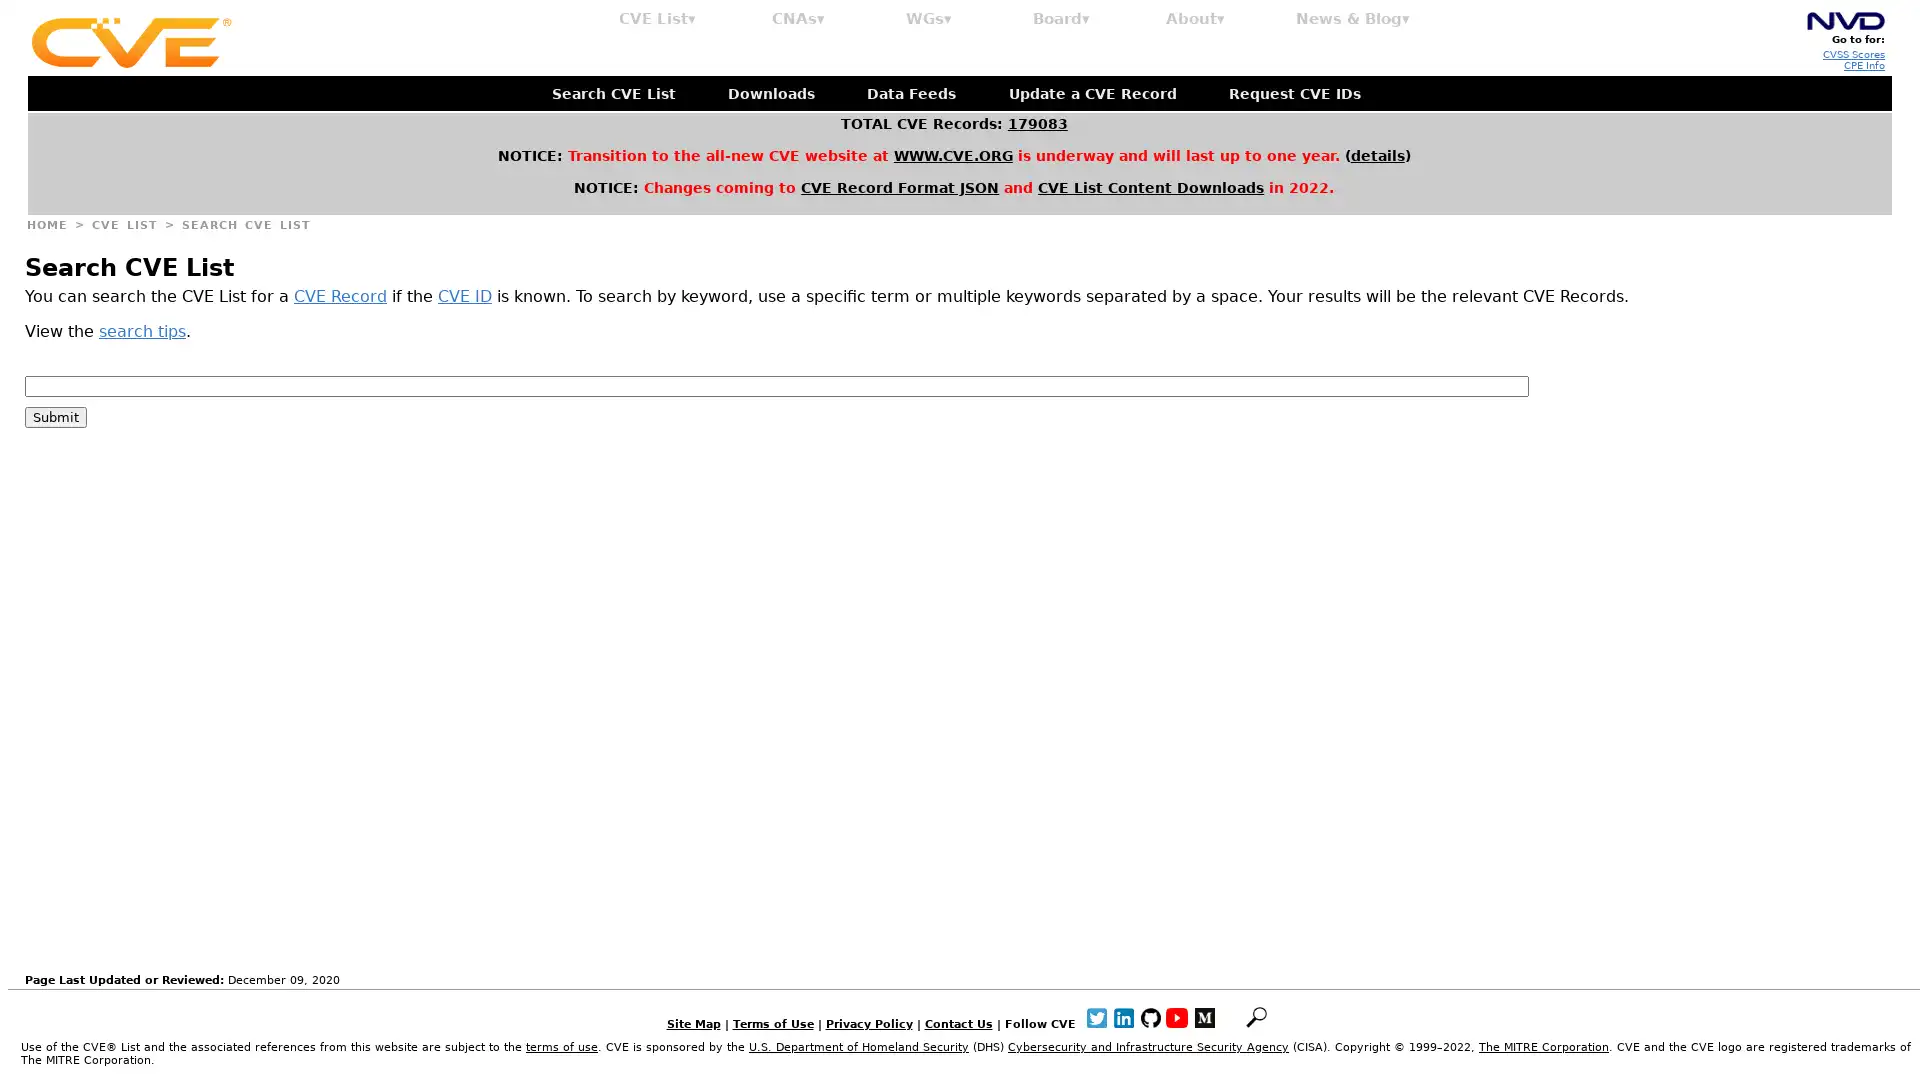  What do you see at coordinates (1195, 19) in the screenshot?
I see `About` at bounding box center [1195, 19].